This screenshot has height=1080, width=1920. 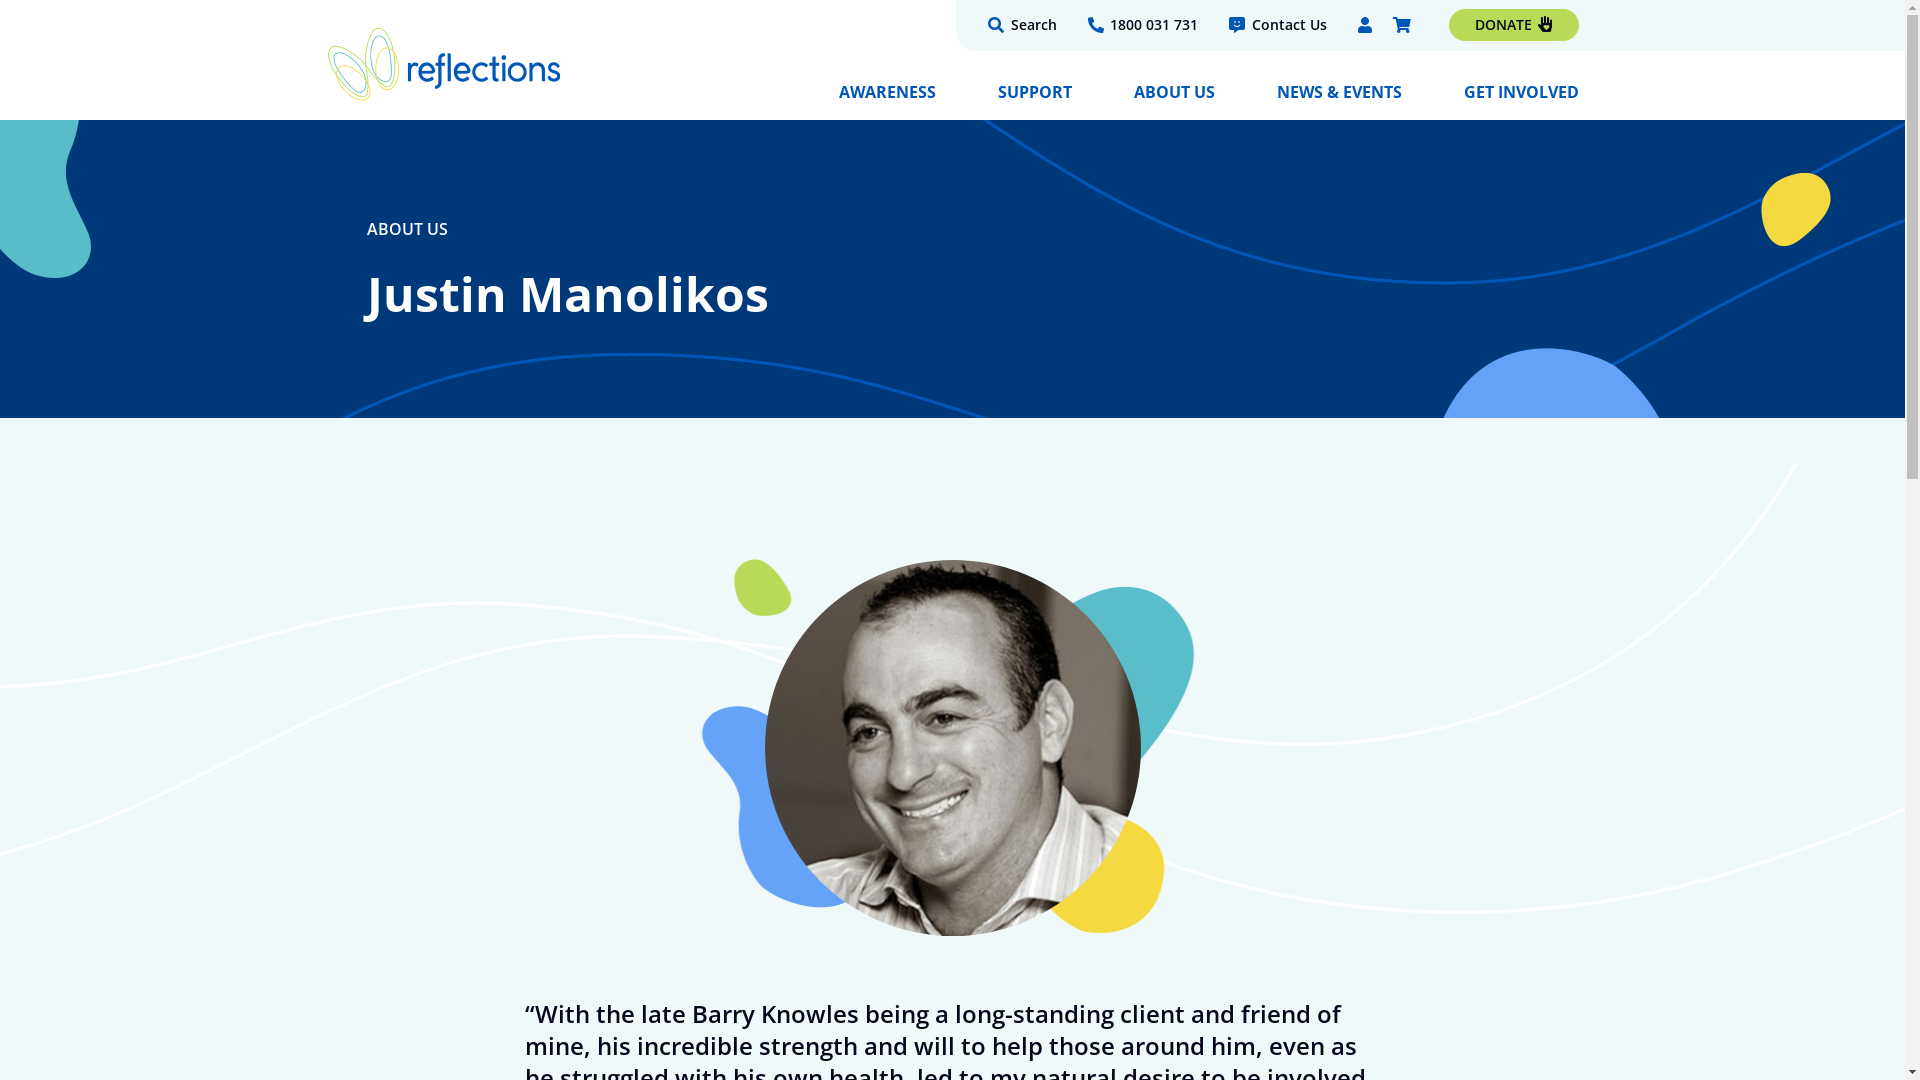 What do you see at coordinates (1403, 27) in the screenshot?
I see `'Checkout'` at bounding box center [1403, 27].